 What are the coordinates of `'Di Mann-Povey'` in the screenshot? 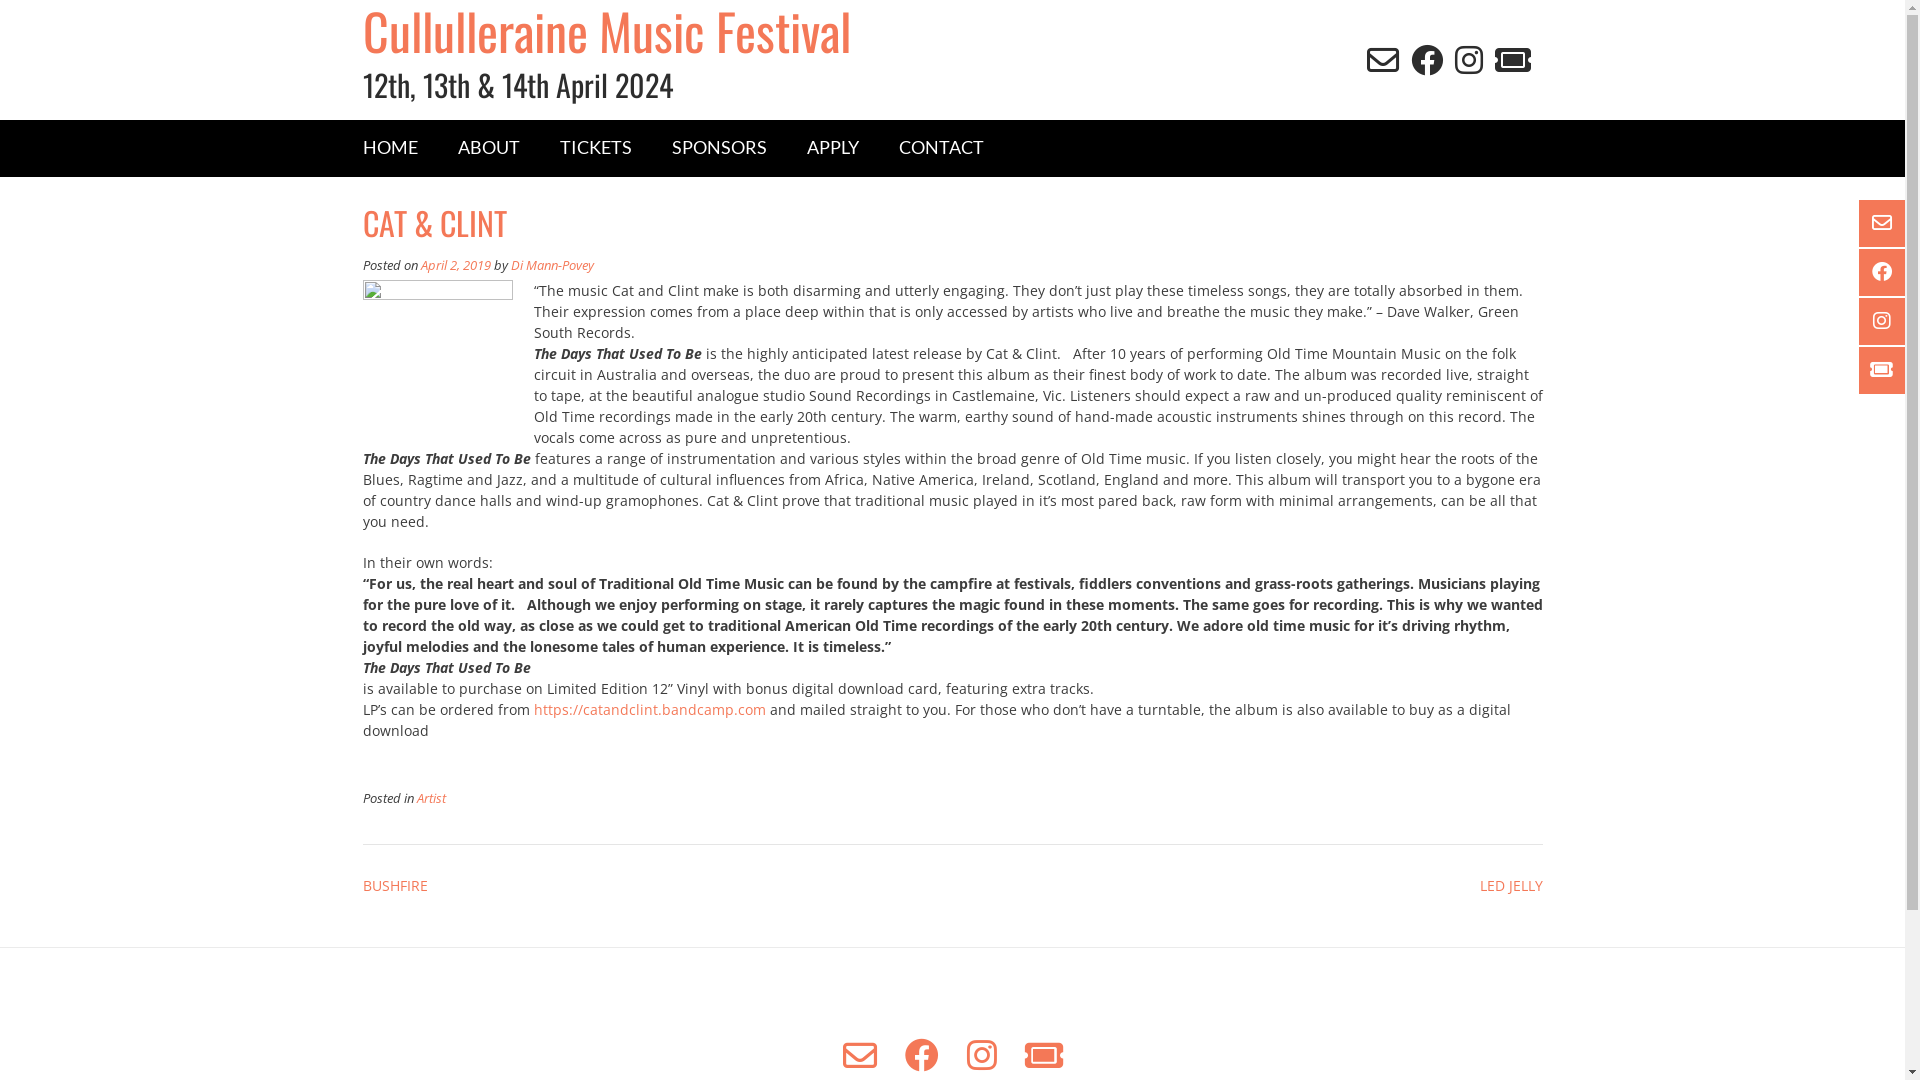 It's located at (551, 264).